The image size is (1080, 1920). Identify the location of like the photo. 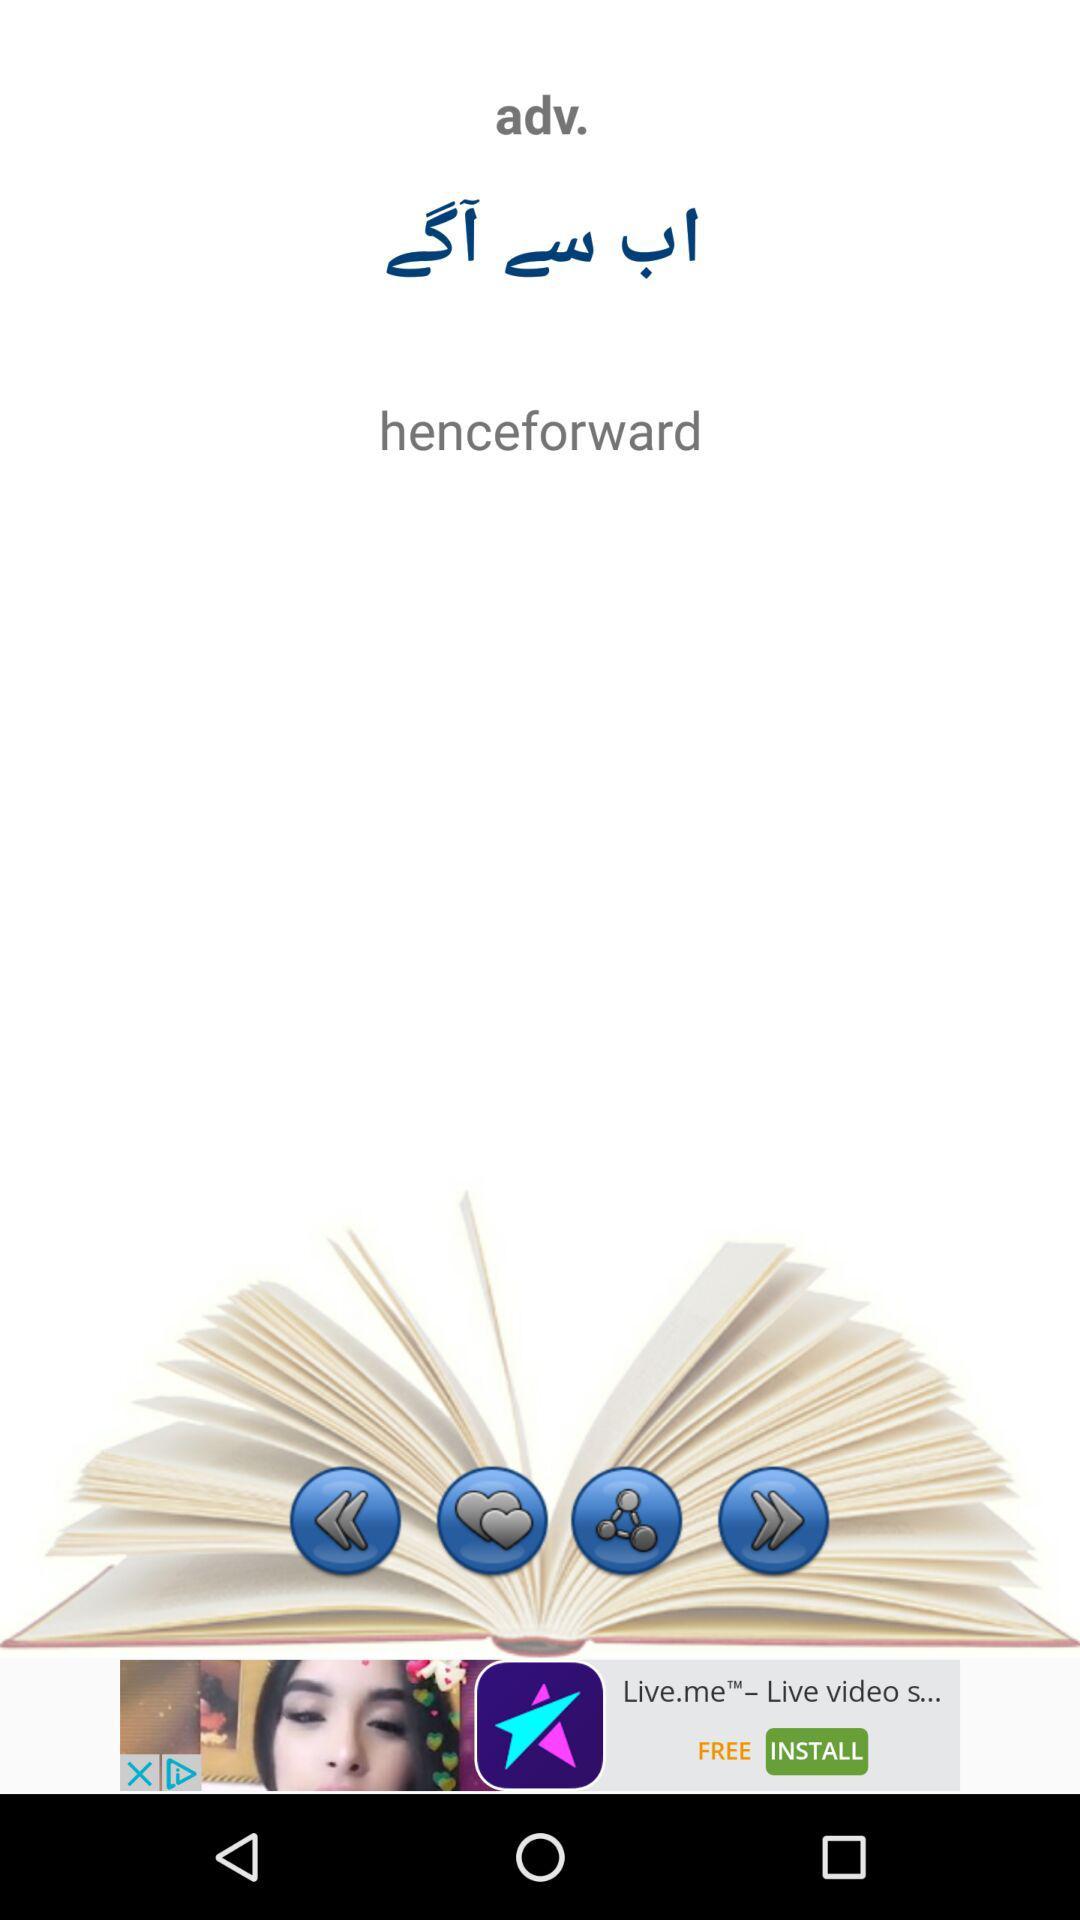
(492, 1522).